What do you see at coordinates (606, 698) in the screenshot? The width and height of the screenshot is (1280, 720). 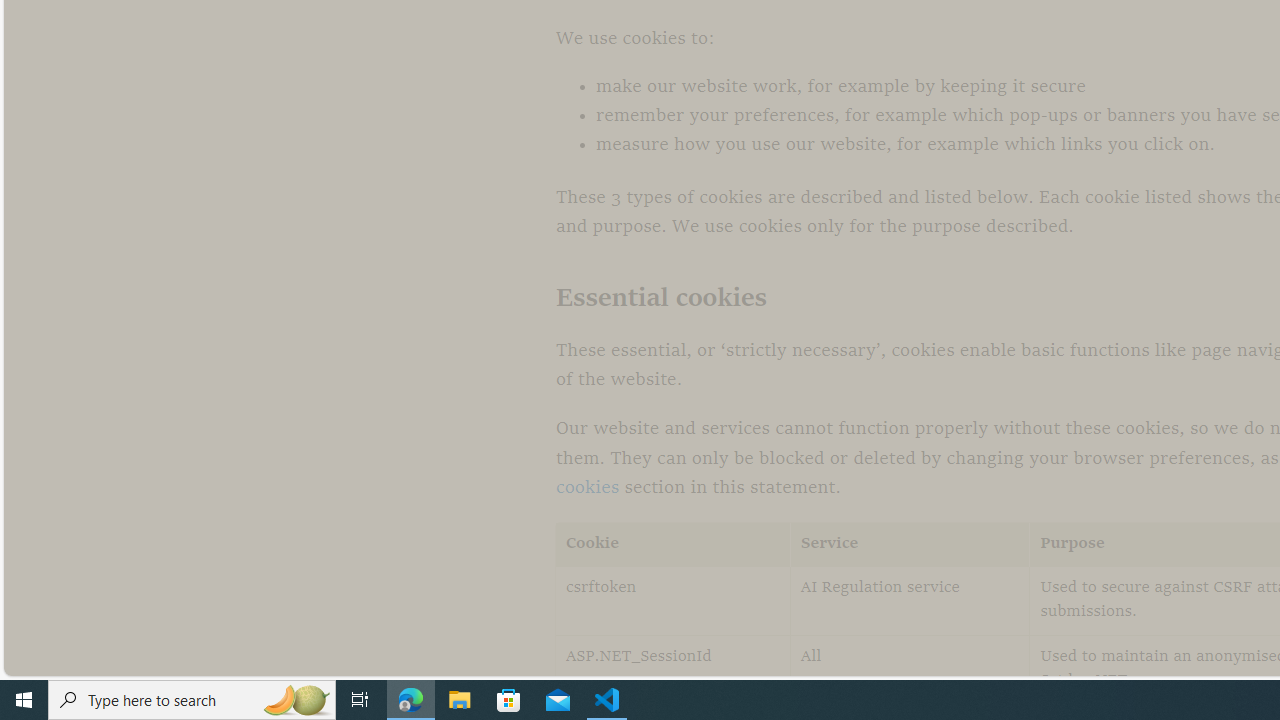 I see `'Visual Studio Code - 1 running window'` at bounding box center [606, 698].